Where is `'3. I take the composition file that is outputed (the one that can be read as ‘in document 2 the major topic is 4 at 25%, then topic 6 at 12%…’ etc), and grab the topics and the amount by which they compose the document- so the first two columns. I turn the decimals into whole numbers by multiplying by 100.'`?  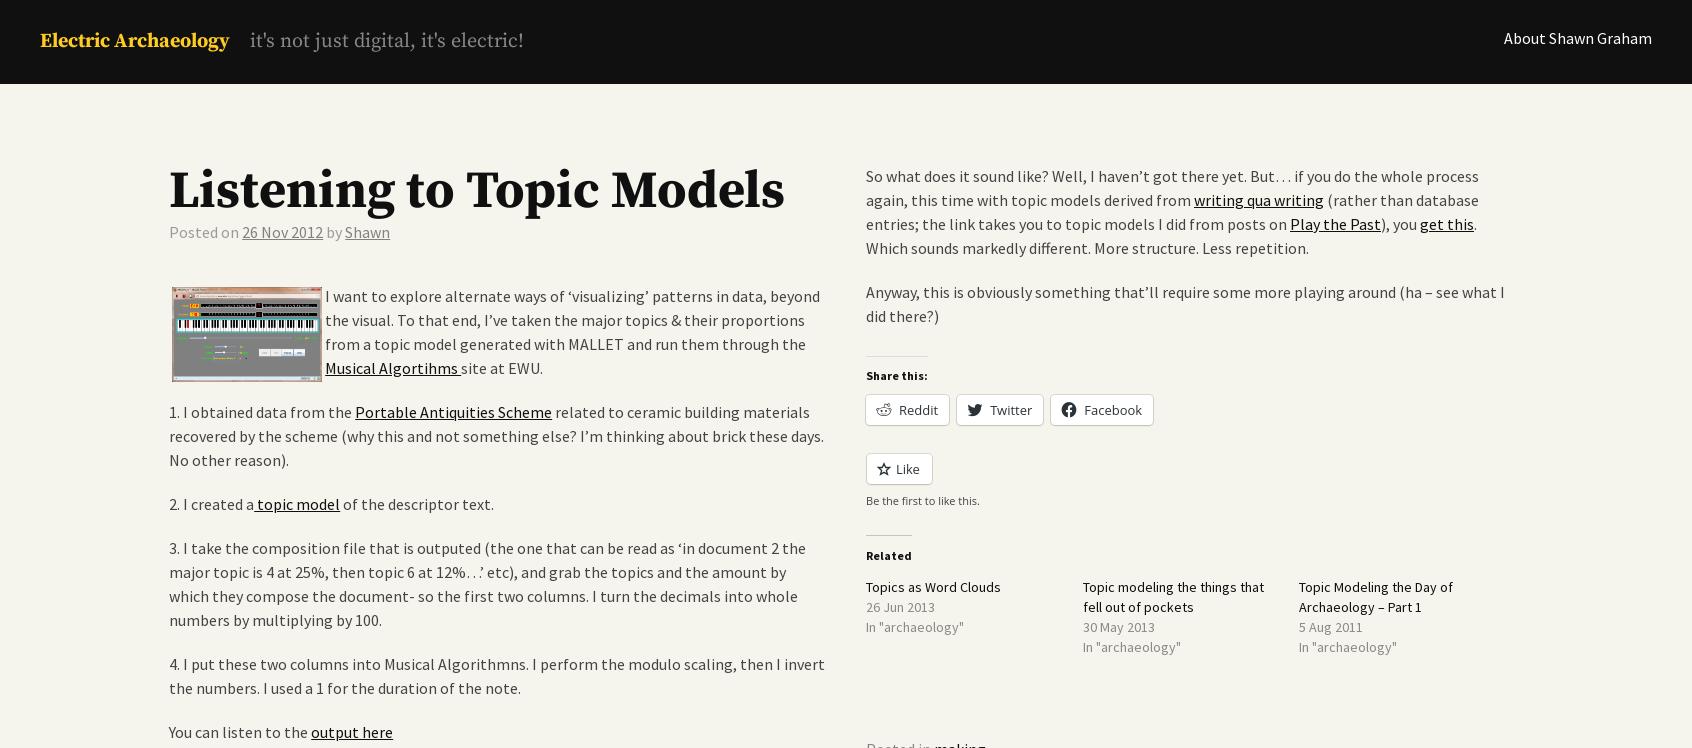 '3. I take the composition file that is outputed (the one that can be read as ‘in document 2 the major topic is 4 at 25%, then topic 6 at 12%…’ etc), and grab the topics and the amount by which they compose the document- so the first two columns. I turn the decimals into whole numbers by multiplying by 100.' is located at coordinates (168, 583).